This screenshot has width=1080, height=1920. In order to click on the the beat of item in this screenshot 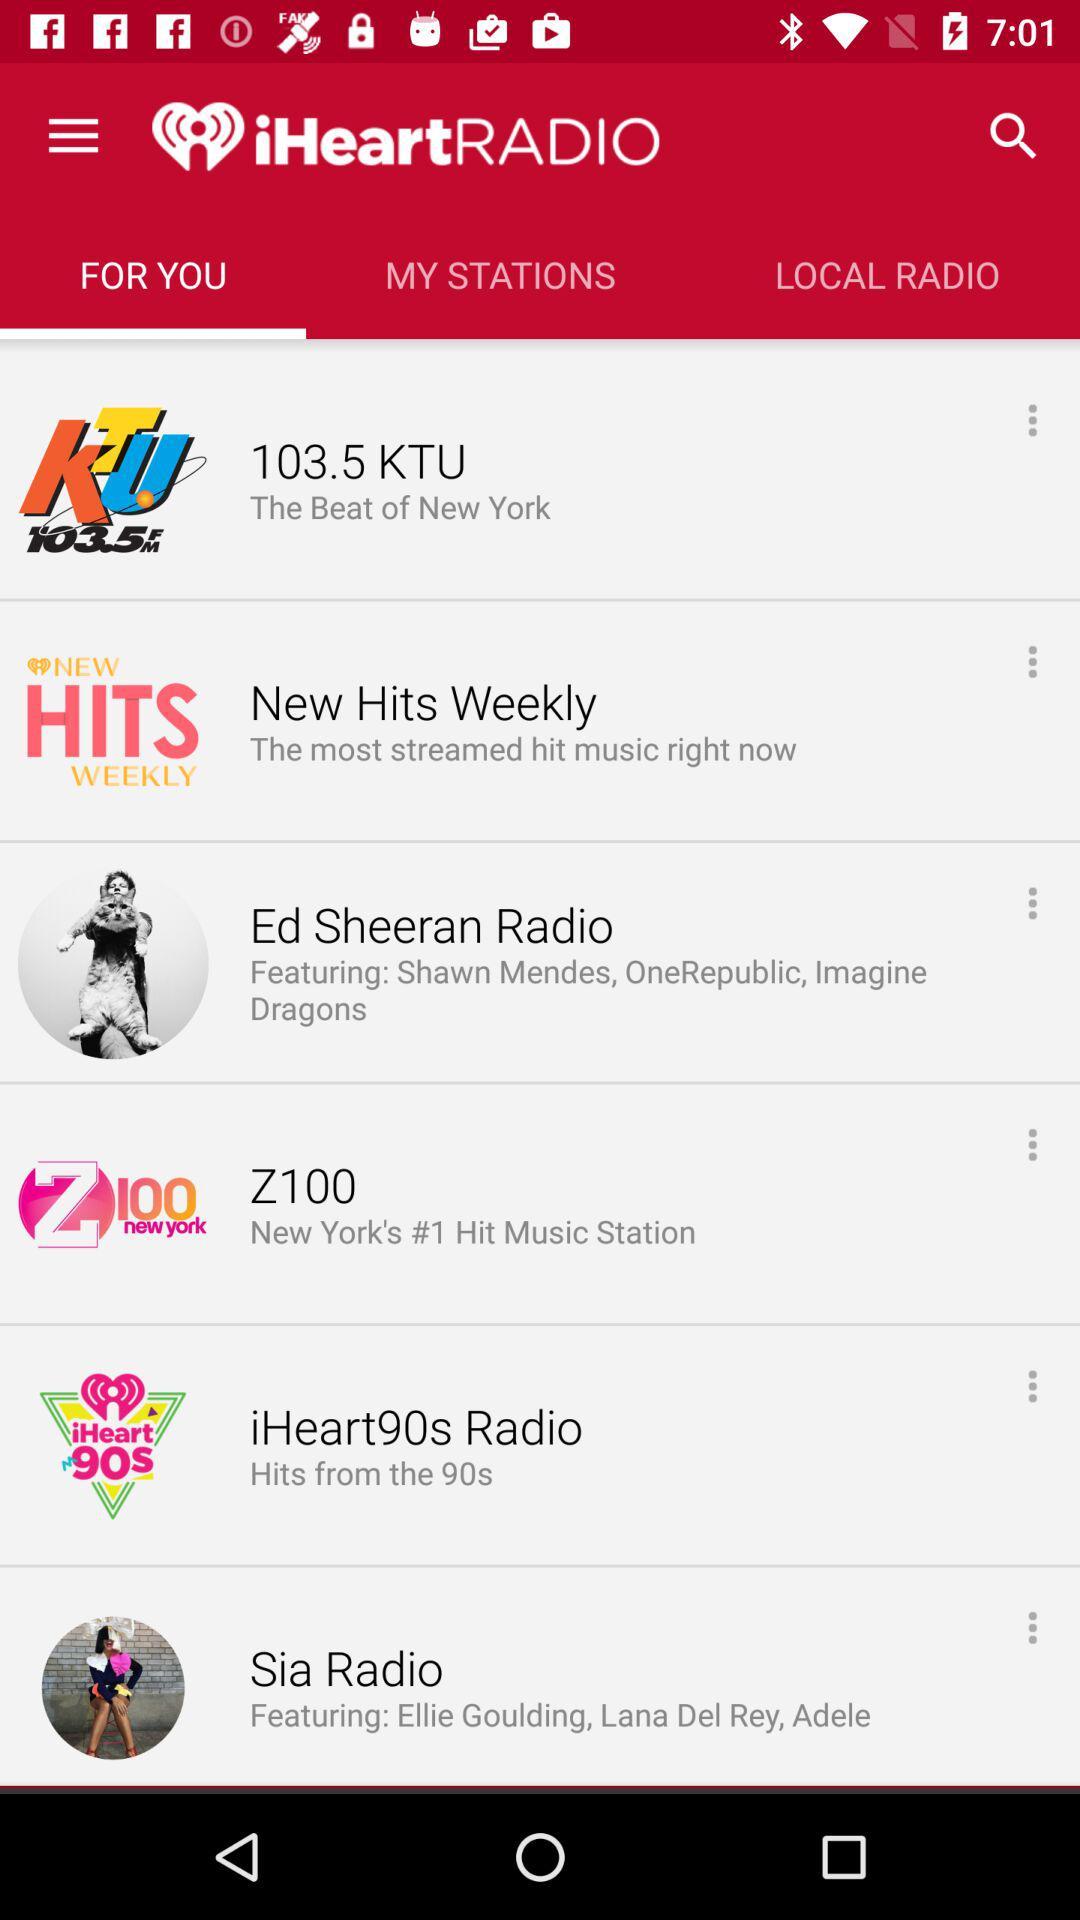, I will do `click(403, 508)`.